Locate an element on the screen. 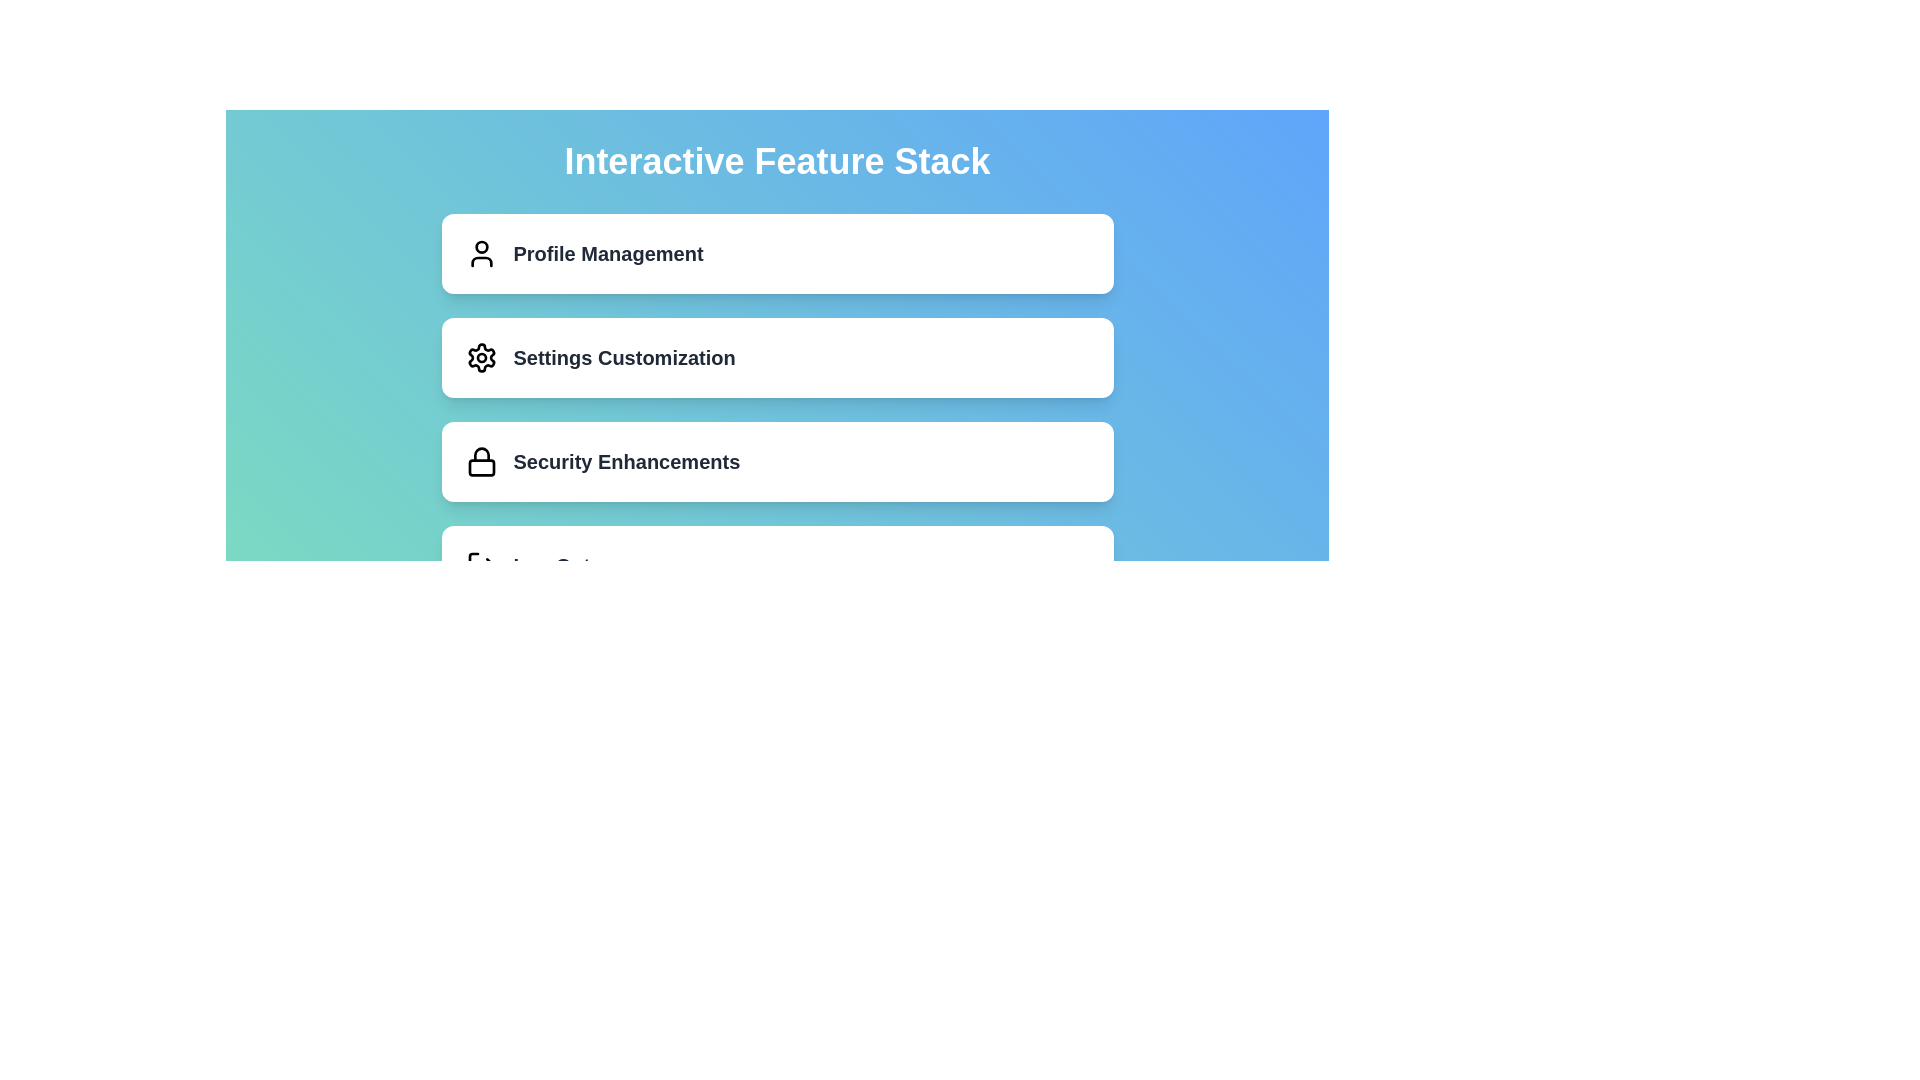 This screenshot has height=1080, width=1920. the left vertical bar of the logout icon, which is part of a button-like area beneath the 'Profile Management', 'Settings Customization', and 'Security Enhancements' buttons is located at coordinates (472, 566).